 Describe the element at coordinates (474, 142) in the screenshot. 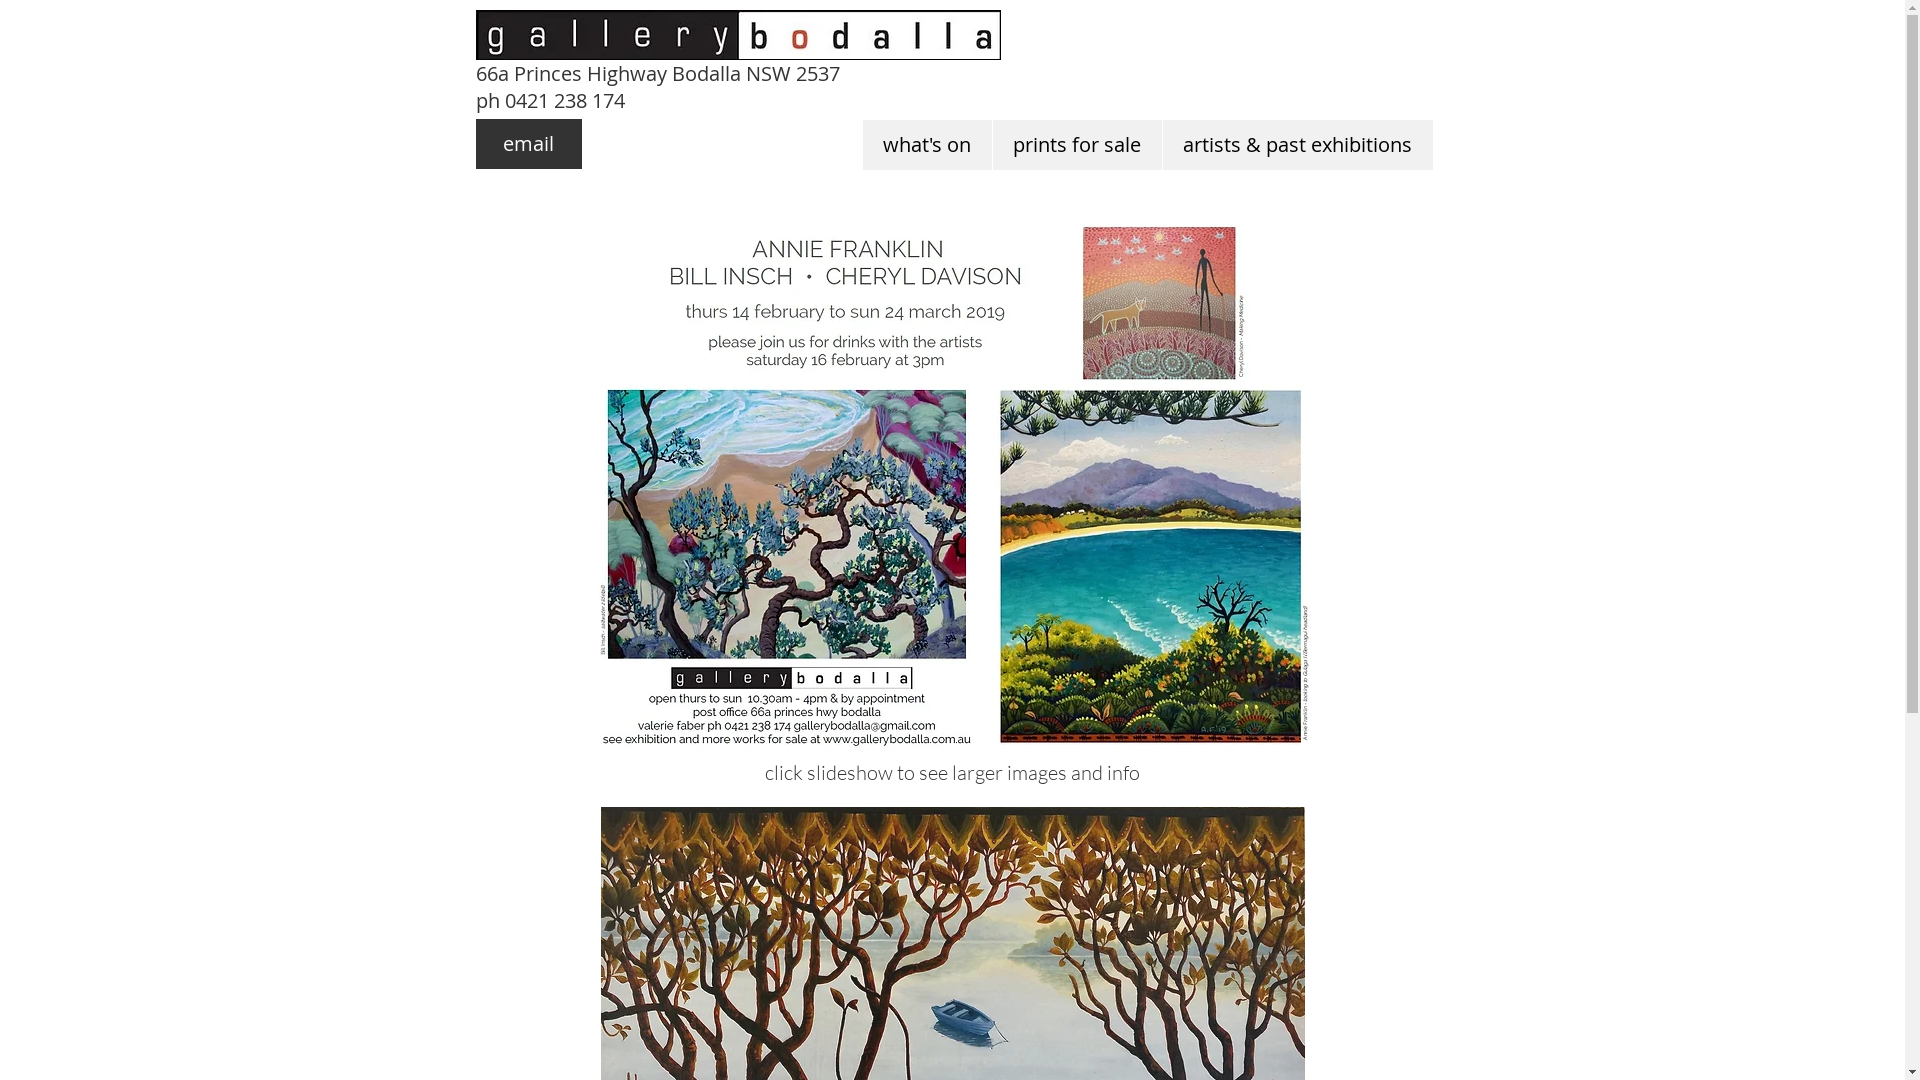

I see `'email'` at that location.